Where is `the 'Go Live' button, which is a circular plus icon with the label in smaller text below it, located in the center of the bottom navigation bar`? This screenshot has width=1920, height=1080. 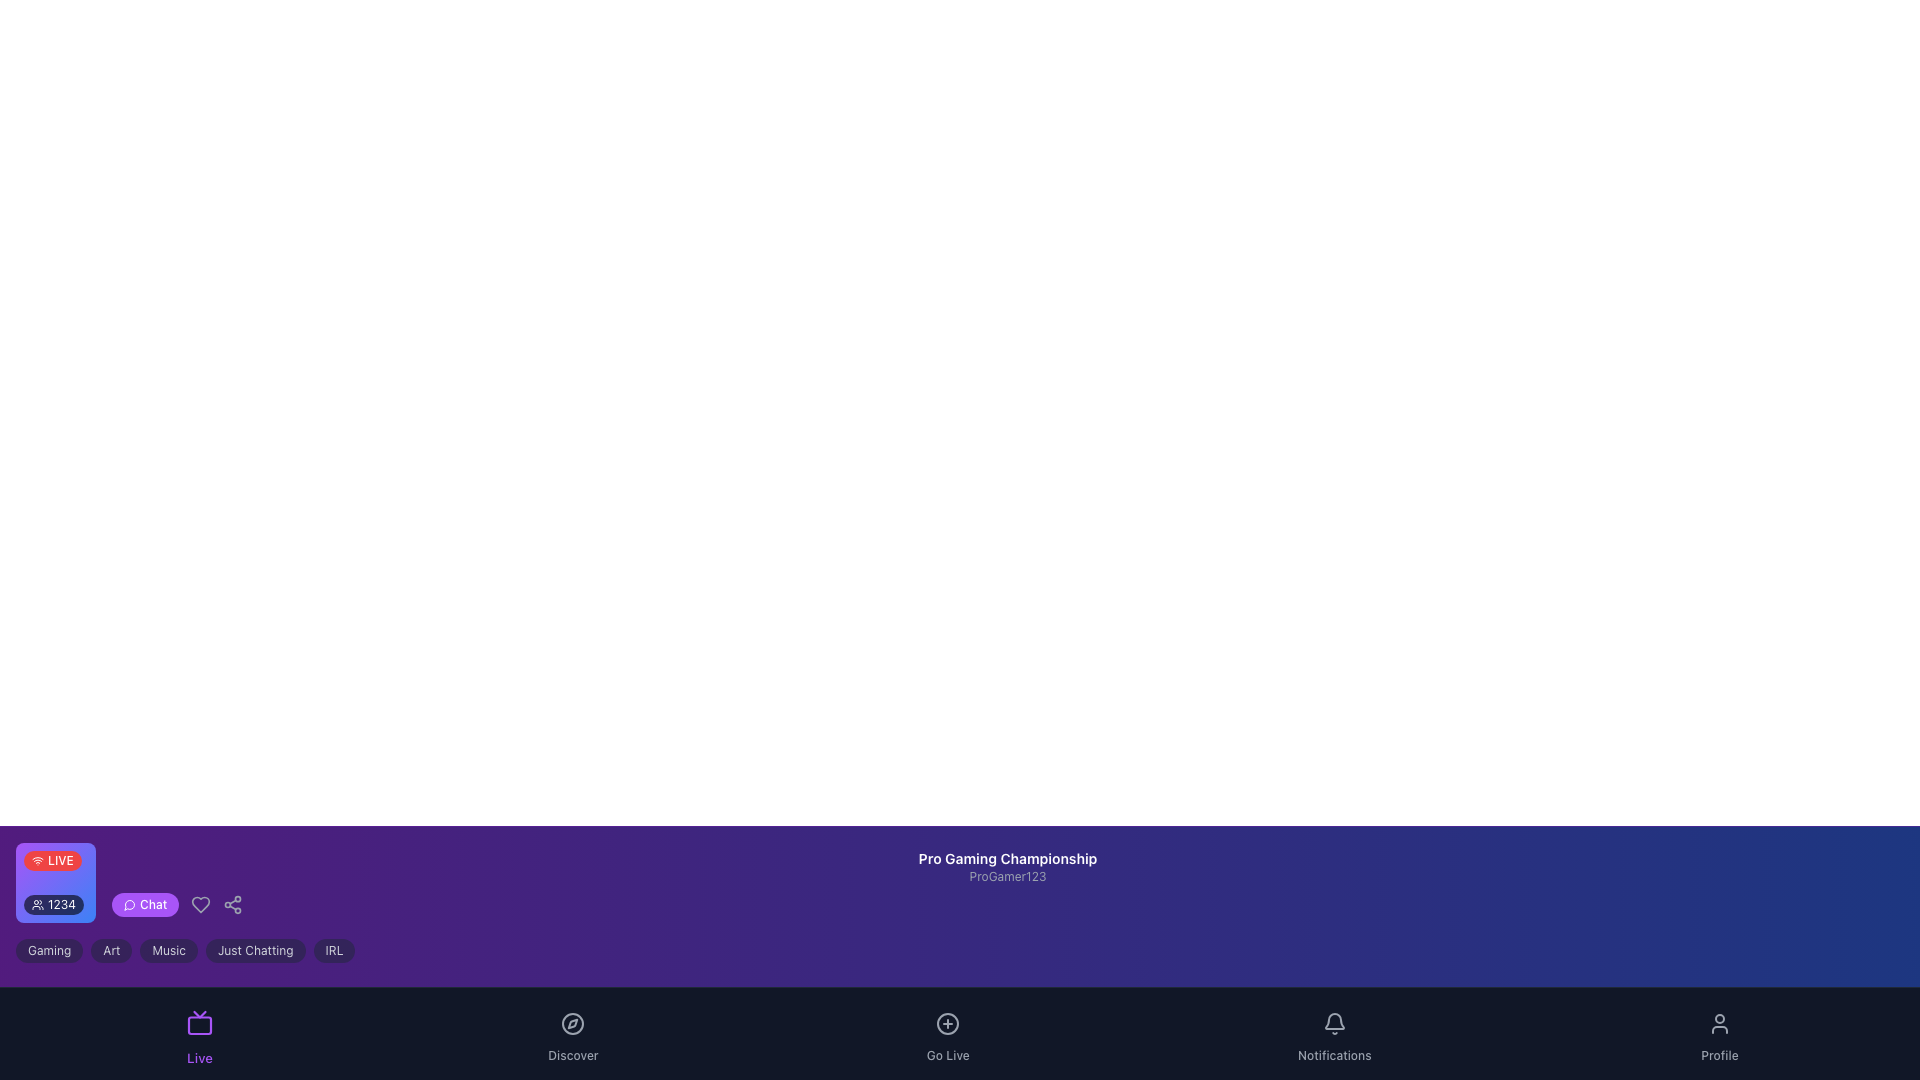 the 'Go Live' button, which is a circular plus icon with the label in smaller text below it, located in the center of the bottom navigation bar is located at coordinates (947, 1033).